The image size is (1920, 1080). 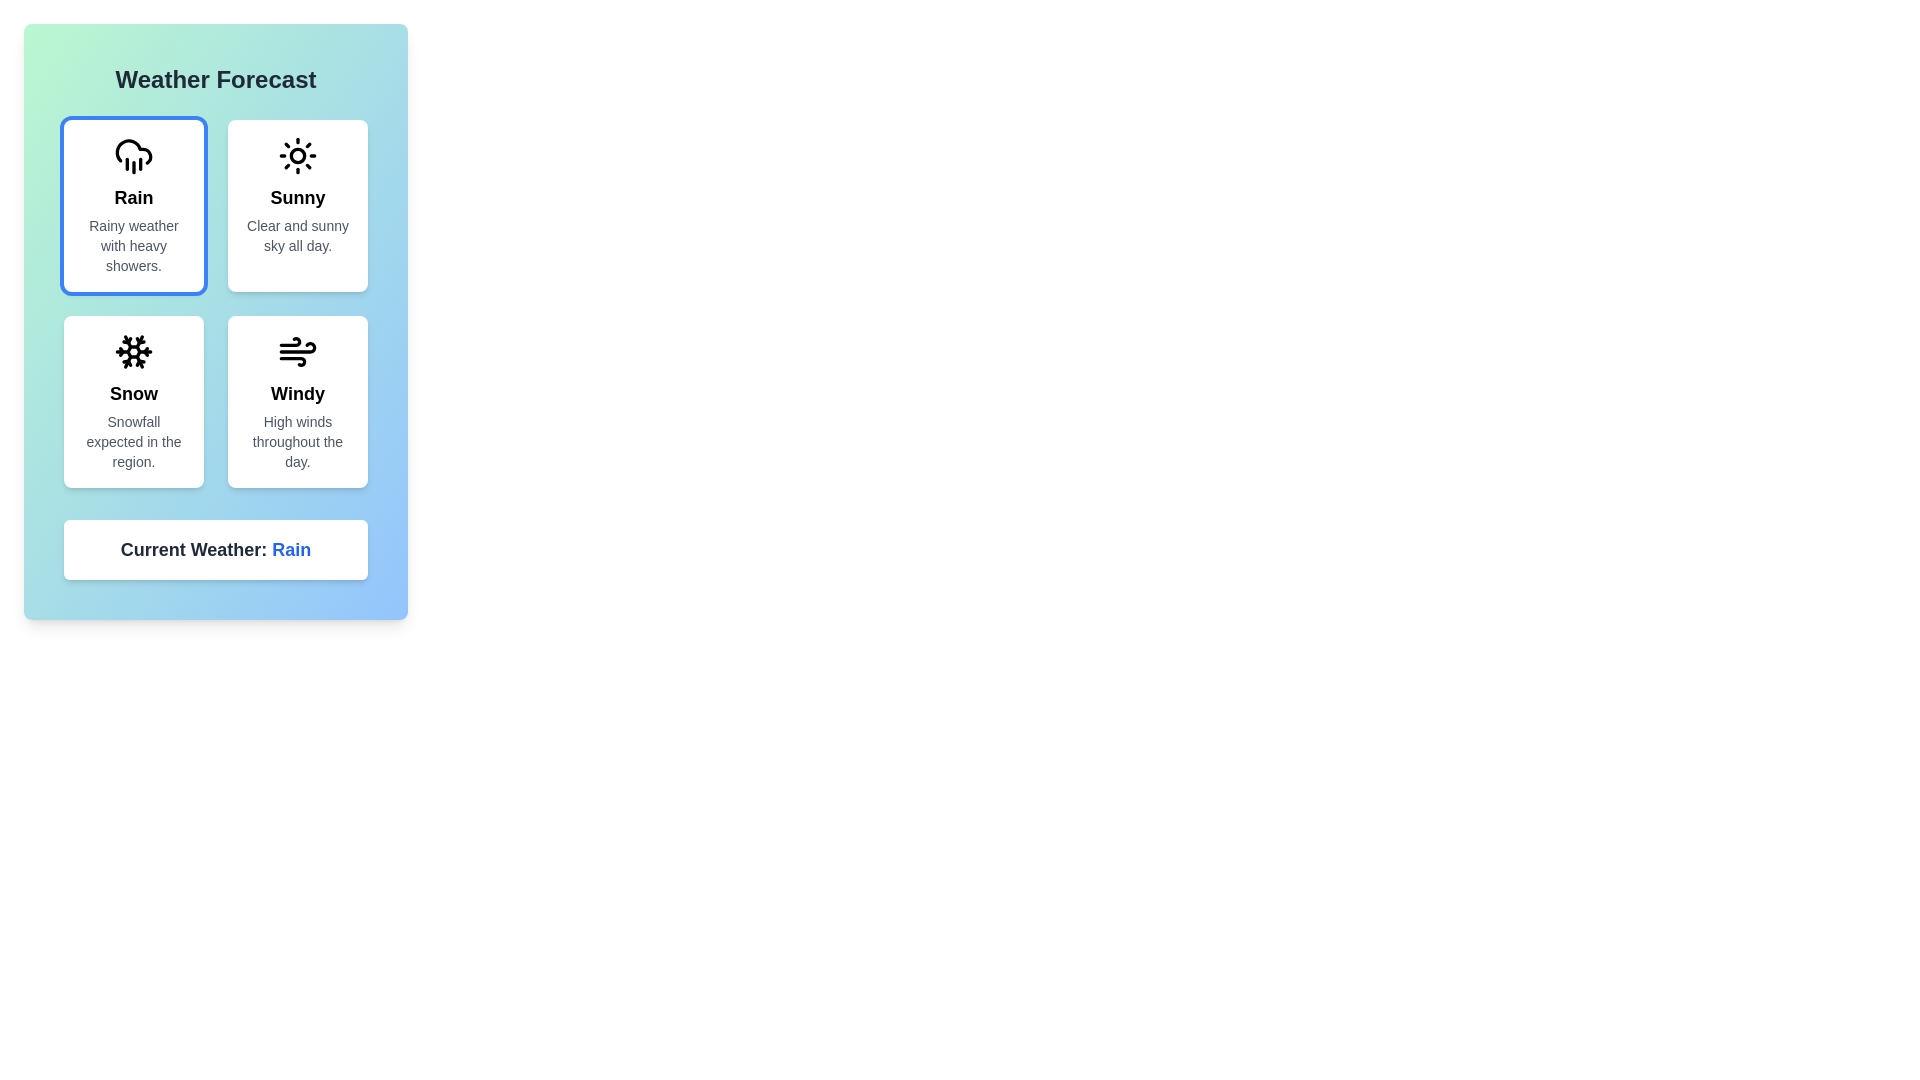 What do you see at coordinates (296, 197) in the screenshot?
I see `the 'Sunny' text label, which indicates the weather condition in the second card of a 2x2 grid layout, located directly below the sun icon` at bounding box center [296, 197].